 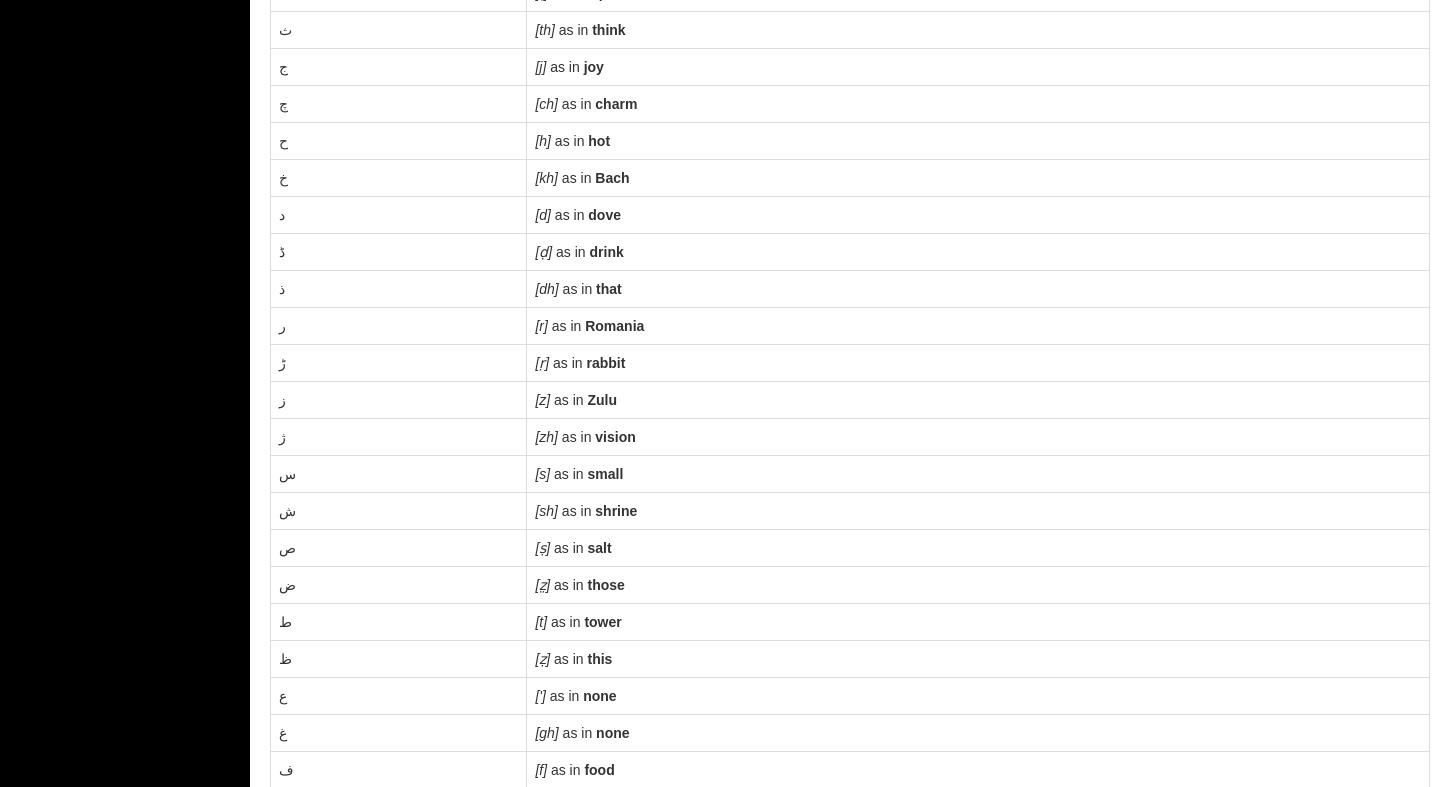 What do you see at coordinates (542, 474) in the screenshot?
I see `'[s]'` at bounding box center [542, 474].